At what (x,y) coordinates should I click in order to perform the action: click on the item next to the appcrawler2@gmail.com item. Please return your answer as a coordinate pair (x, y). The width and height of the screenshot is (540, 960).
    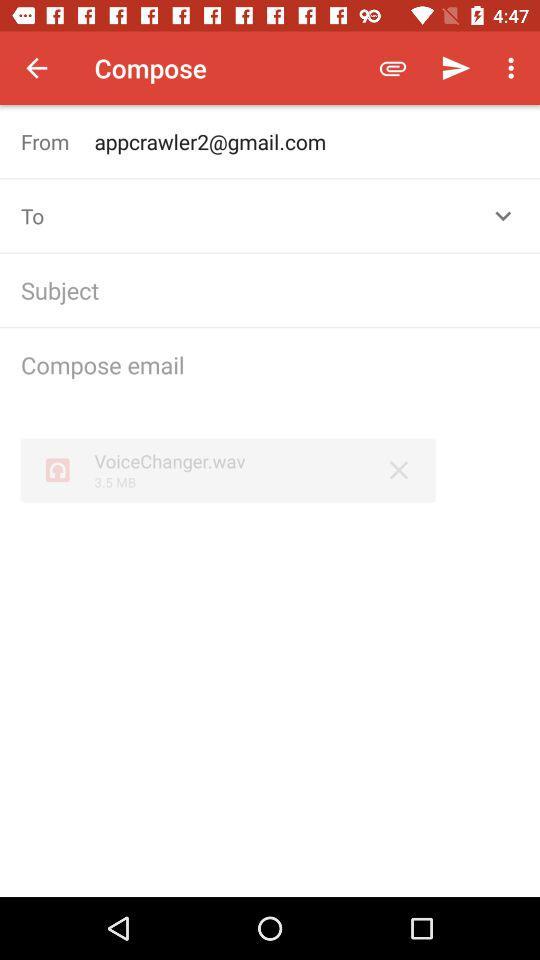
    Looking at the image, I should click on (57, 140).